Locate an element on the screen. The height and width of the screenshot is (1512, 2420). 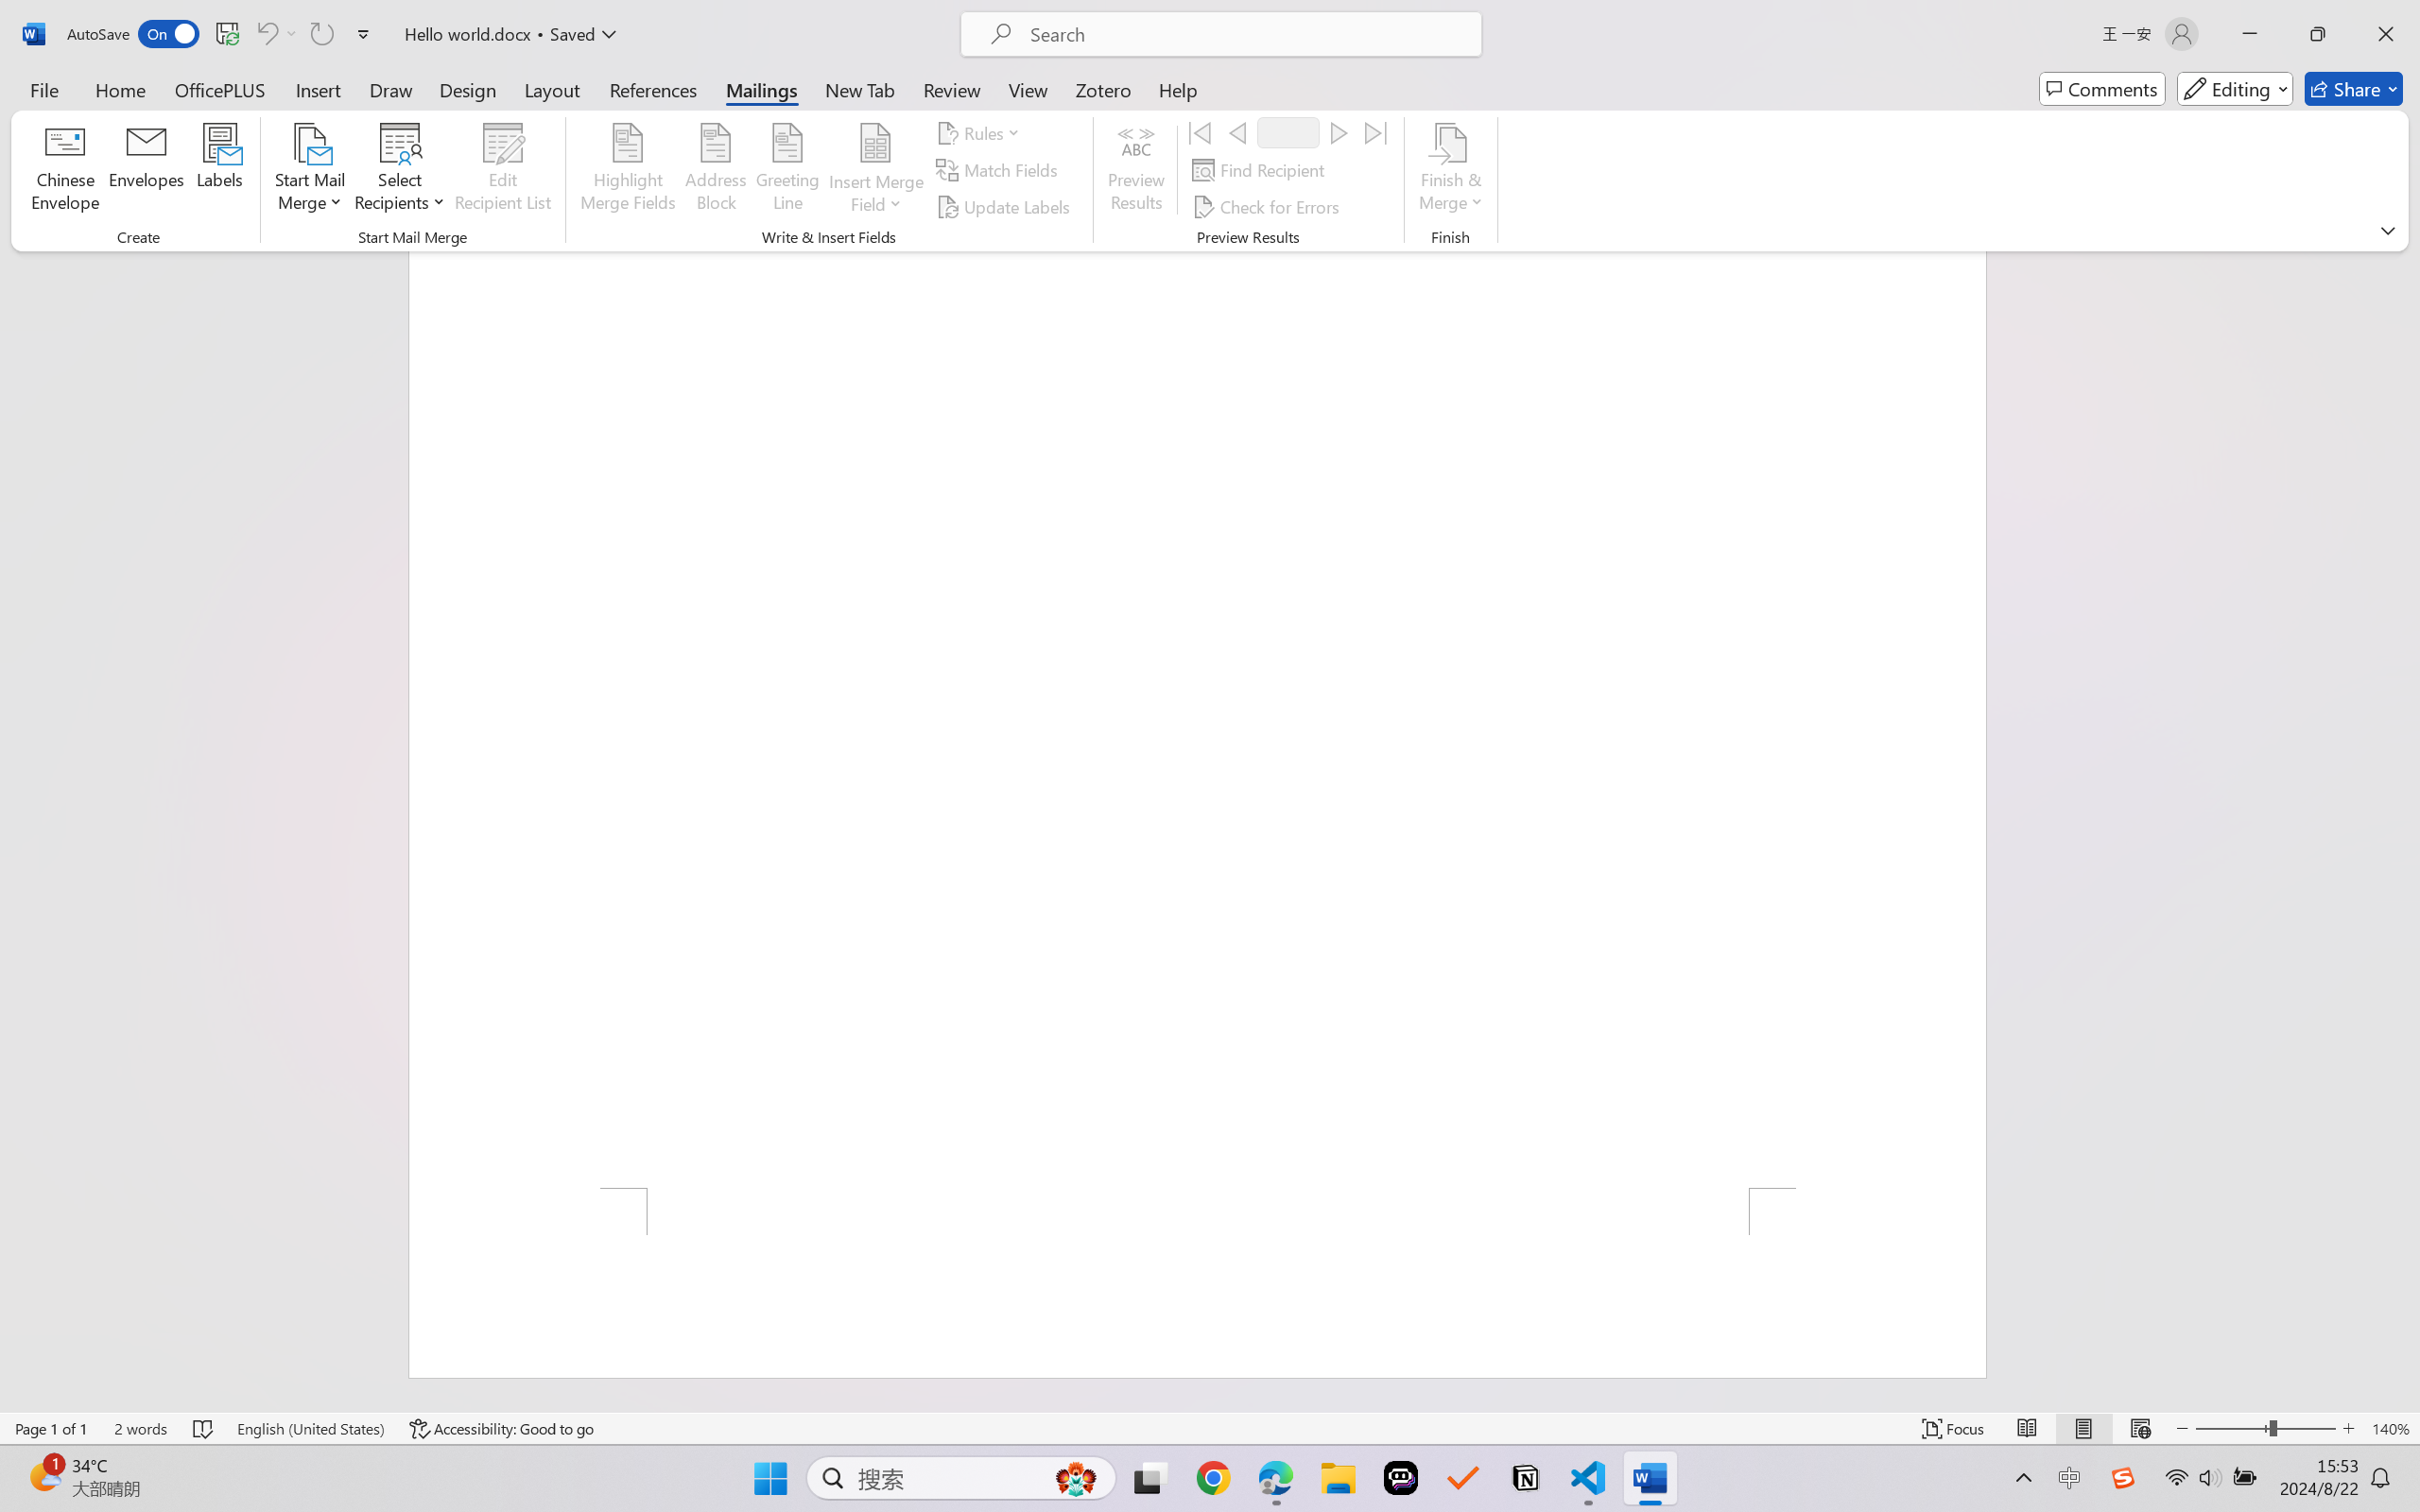
'Page Number Page 1 of 1' is located at coordinates (52, 1428).